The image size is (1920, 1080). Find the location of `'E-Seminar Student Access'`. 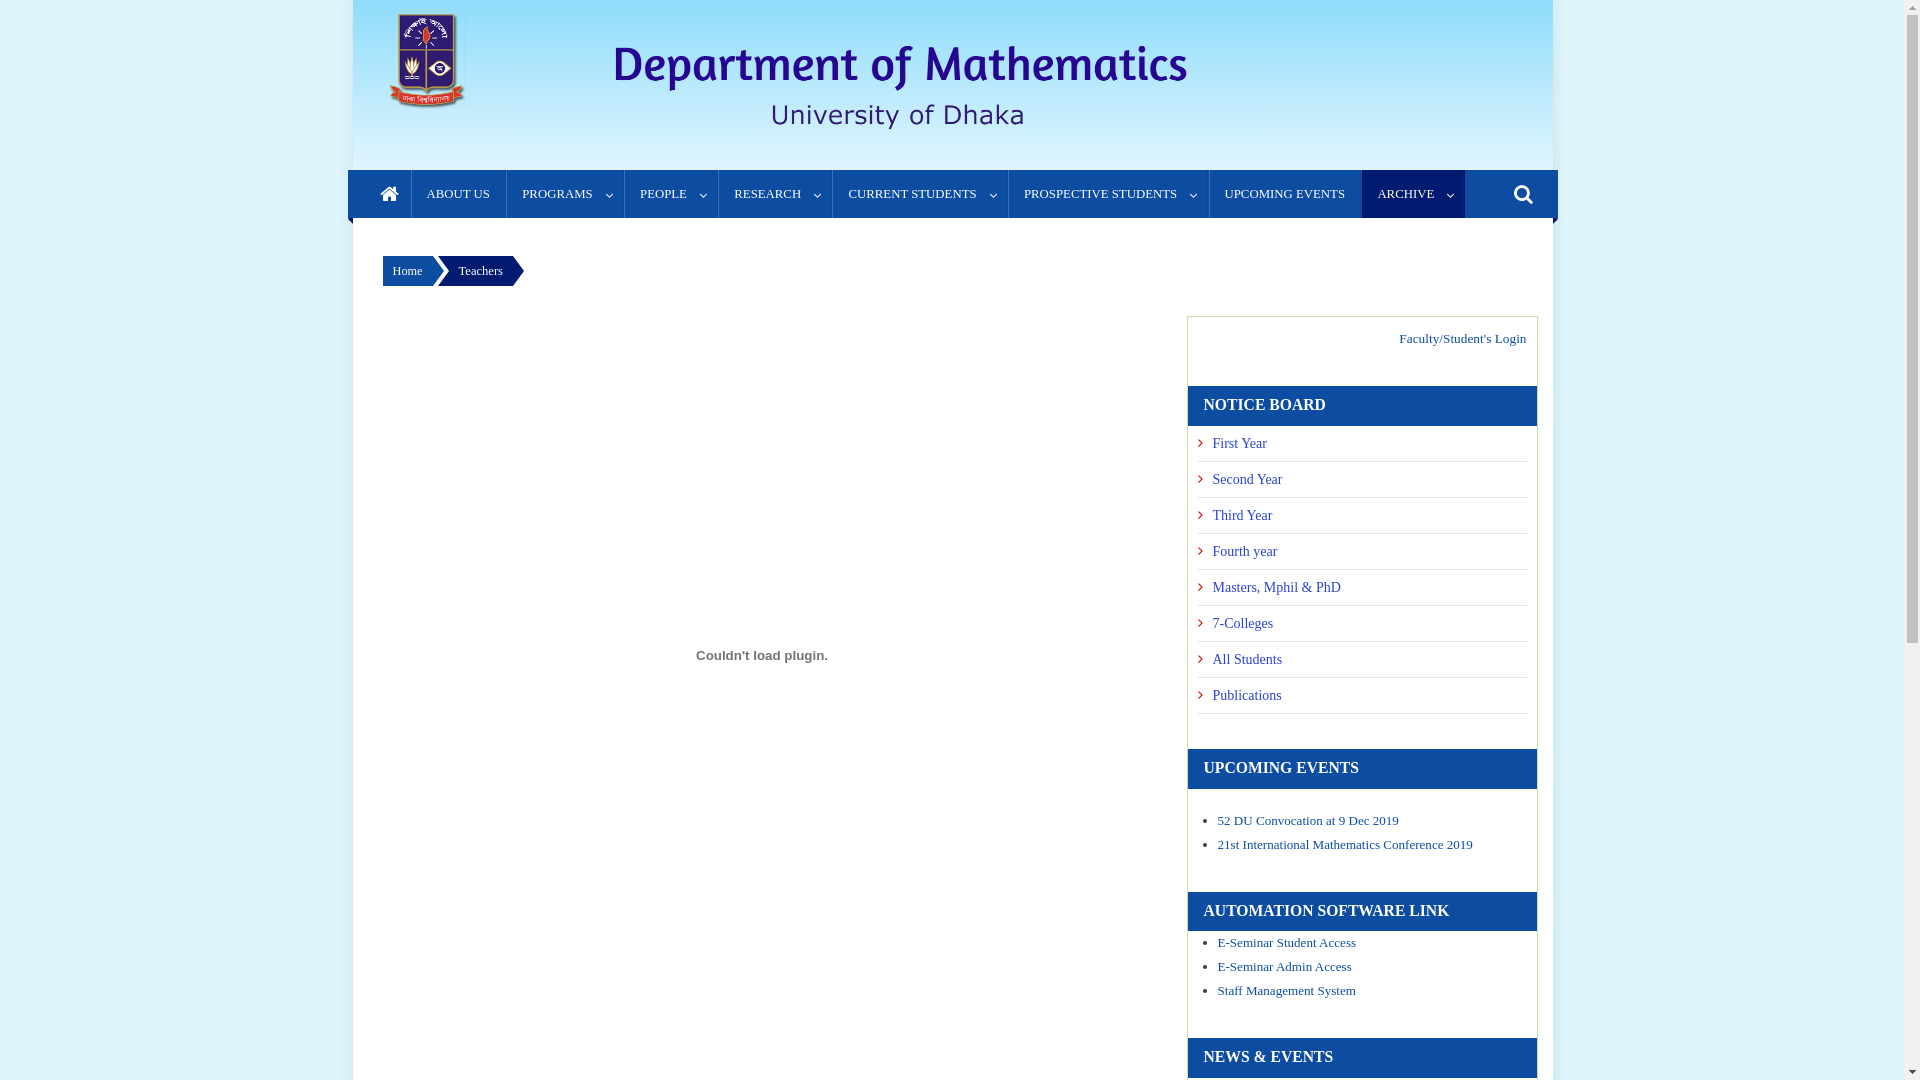

'E-Seminar Student Access' is located at coordinates (1287, 942).